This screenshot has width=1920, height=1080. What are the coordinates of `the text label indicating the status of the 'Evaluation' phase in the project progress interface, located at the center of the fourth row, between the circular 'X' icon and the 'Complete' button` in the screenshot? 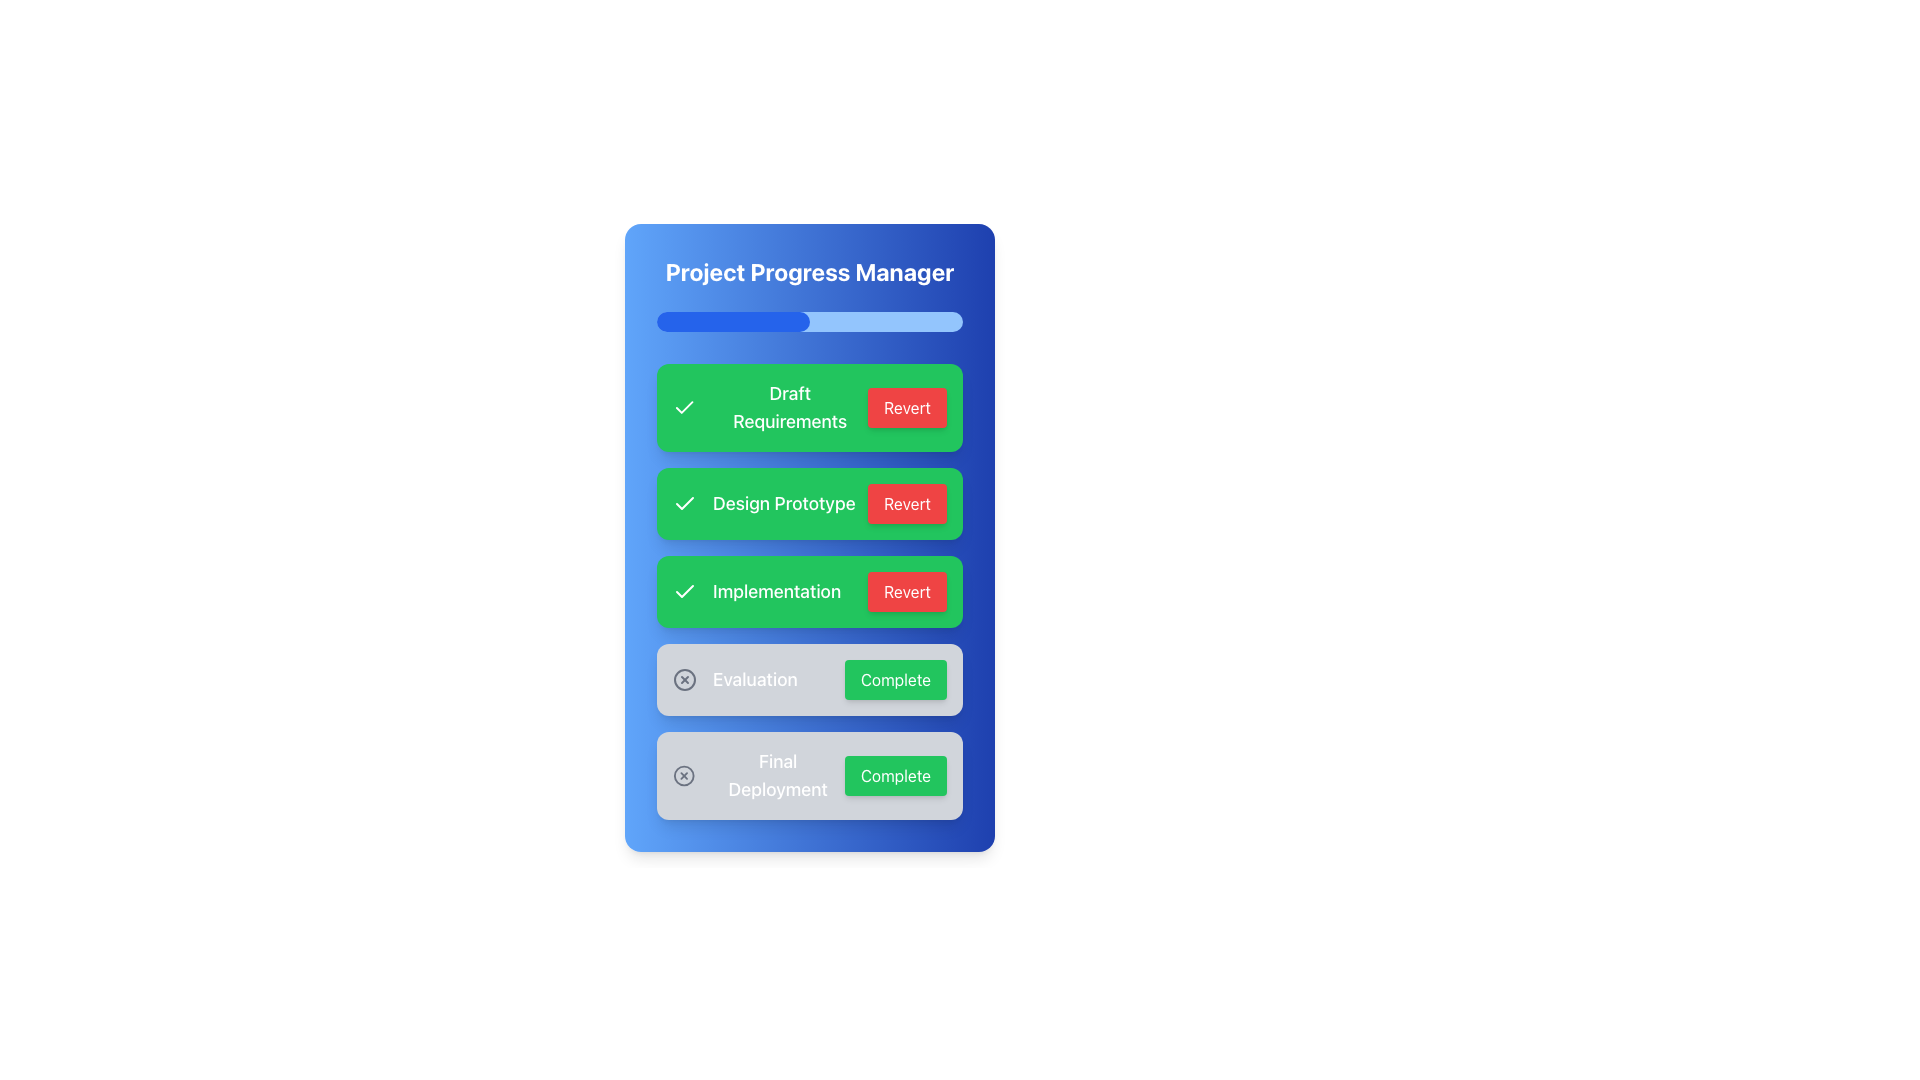 It's located at (754, 678).